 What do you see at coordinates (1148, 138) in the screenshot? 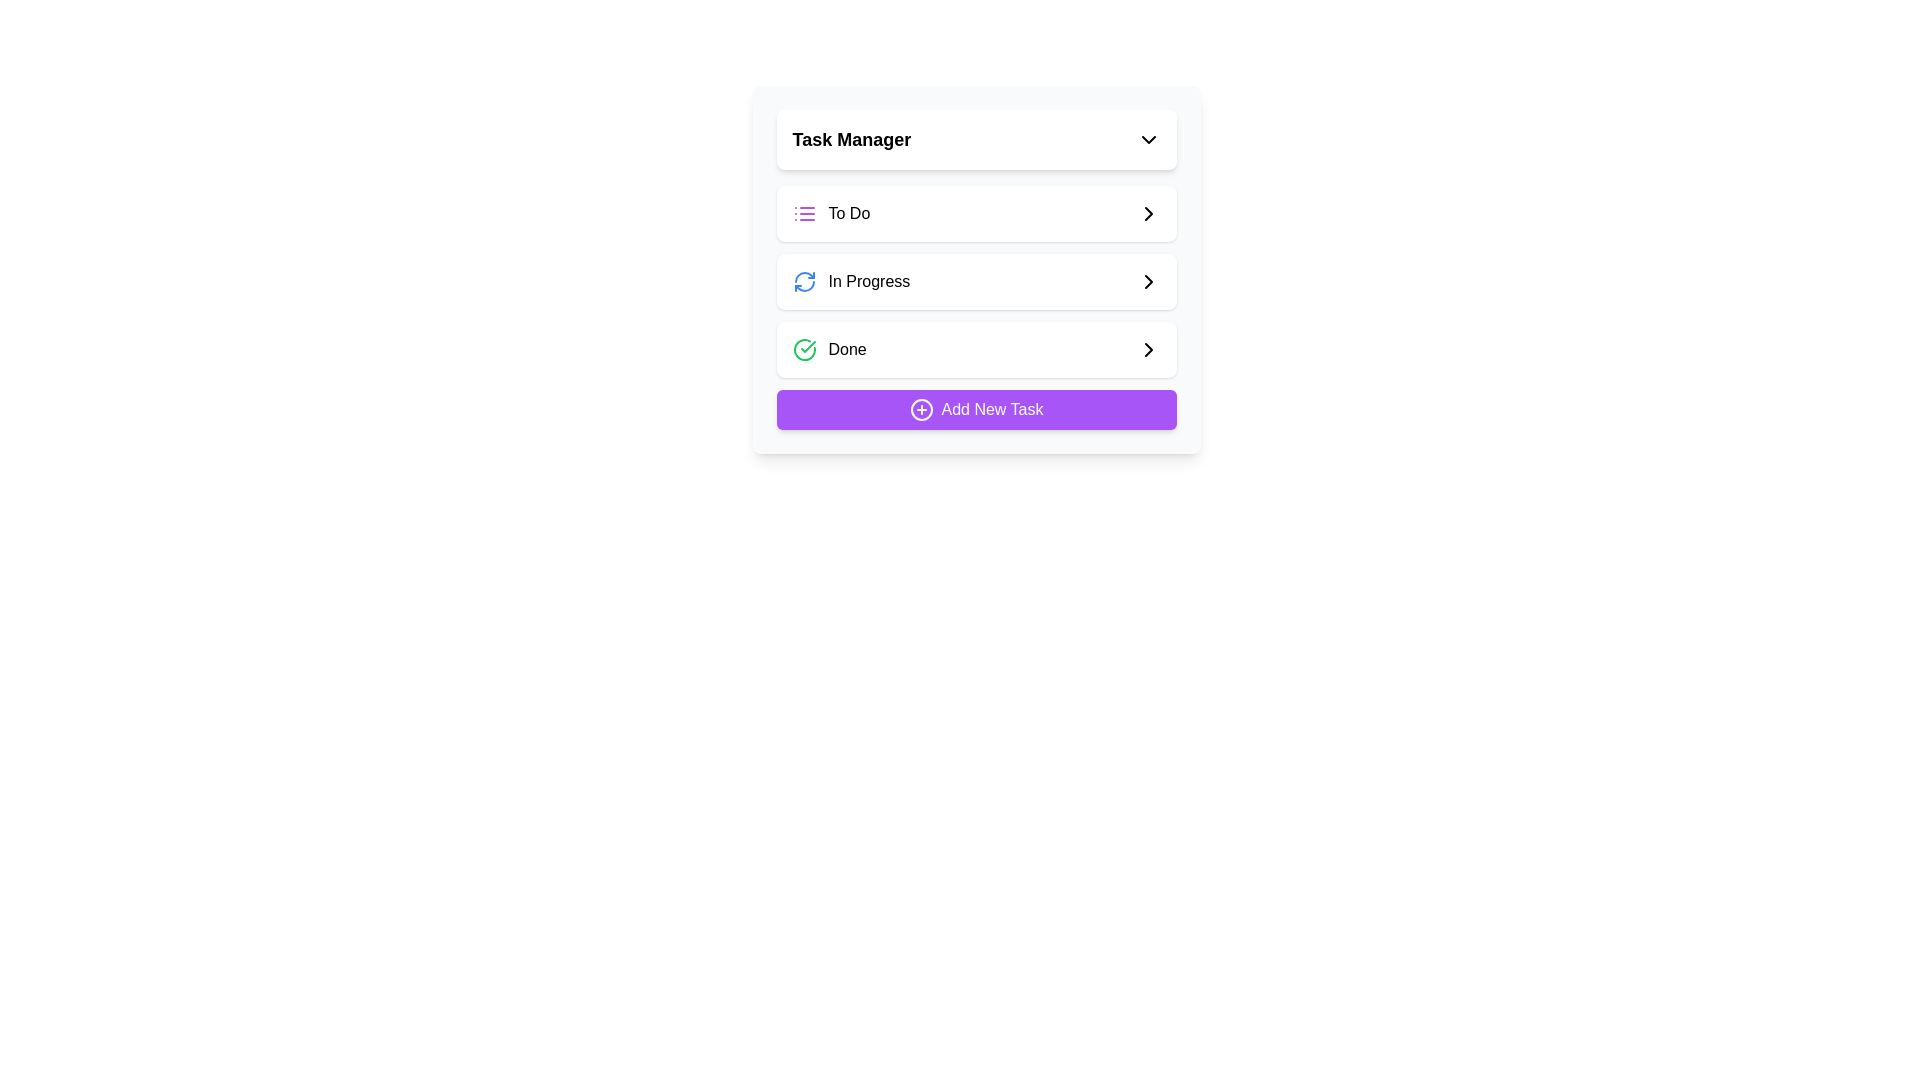
I see `the downward-pointing chevron icon located at the far right of the 'Task Manager' header section` at bounding box center [1148, 138].